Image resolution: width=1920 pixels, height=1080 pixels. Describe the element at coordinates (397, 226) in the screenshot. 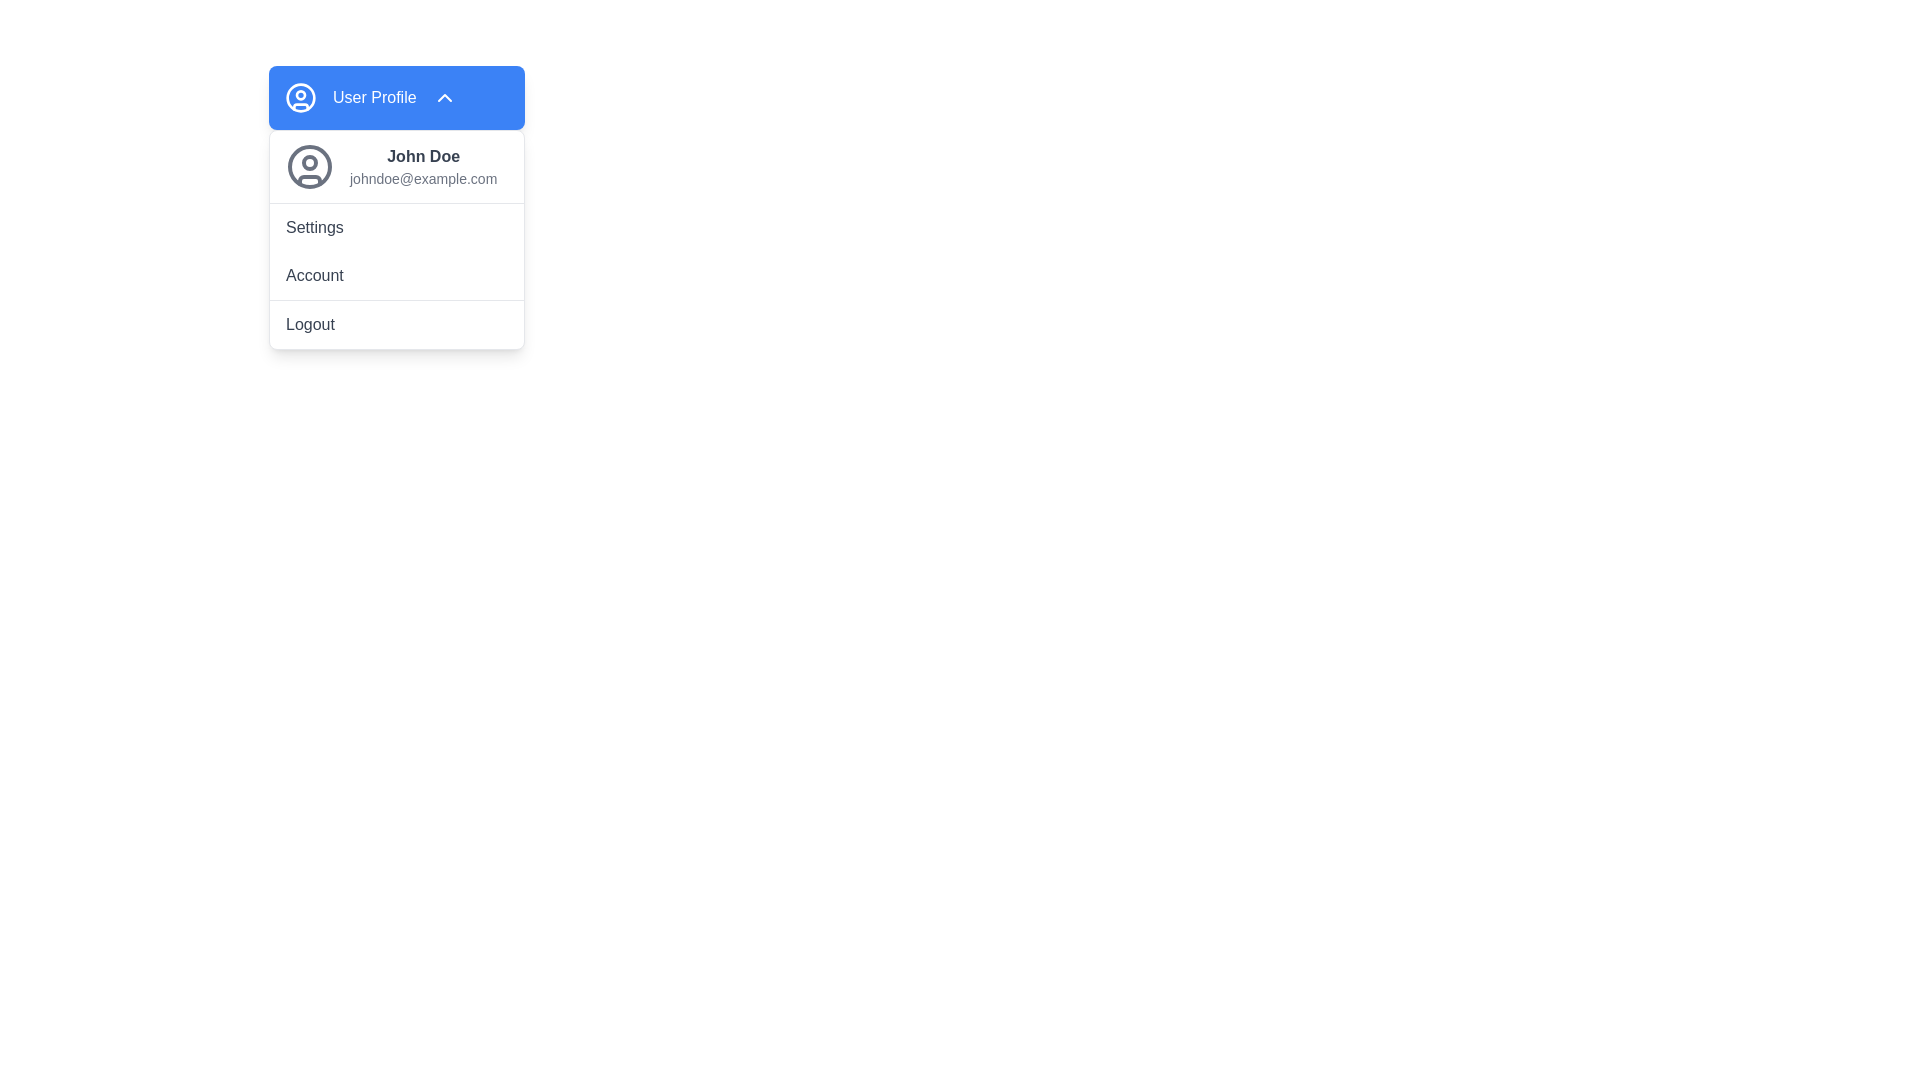

I see `the second item in the dropdown menu under the 'User Profile' button` at that location.